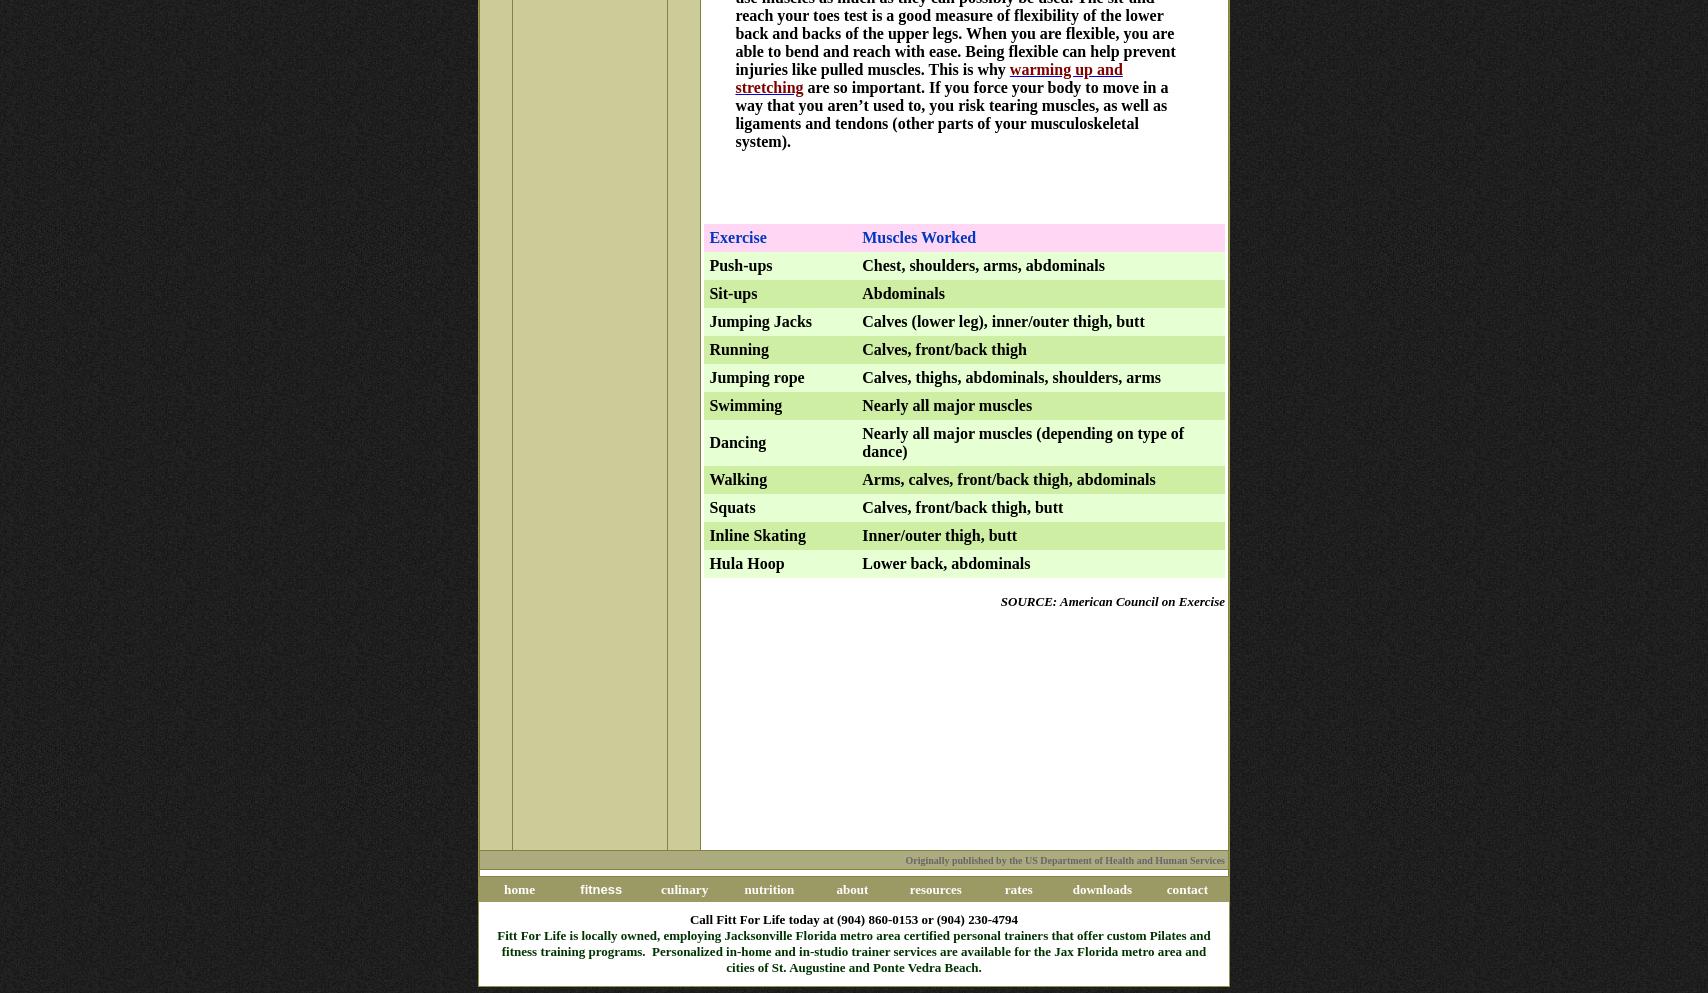 The height and width of the screenshot is (993, 1708). Describe the element at coordinates (939, 534) in the screenshot. I see `'Inner/outer thigh, butt'` at that location.